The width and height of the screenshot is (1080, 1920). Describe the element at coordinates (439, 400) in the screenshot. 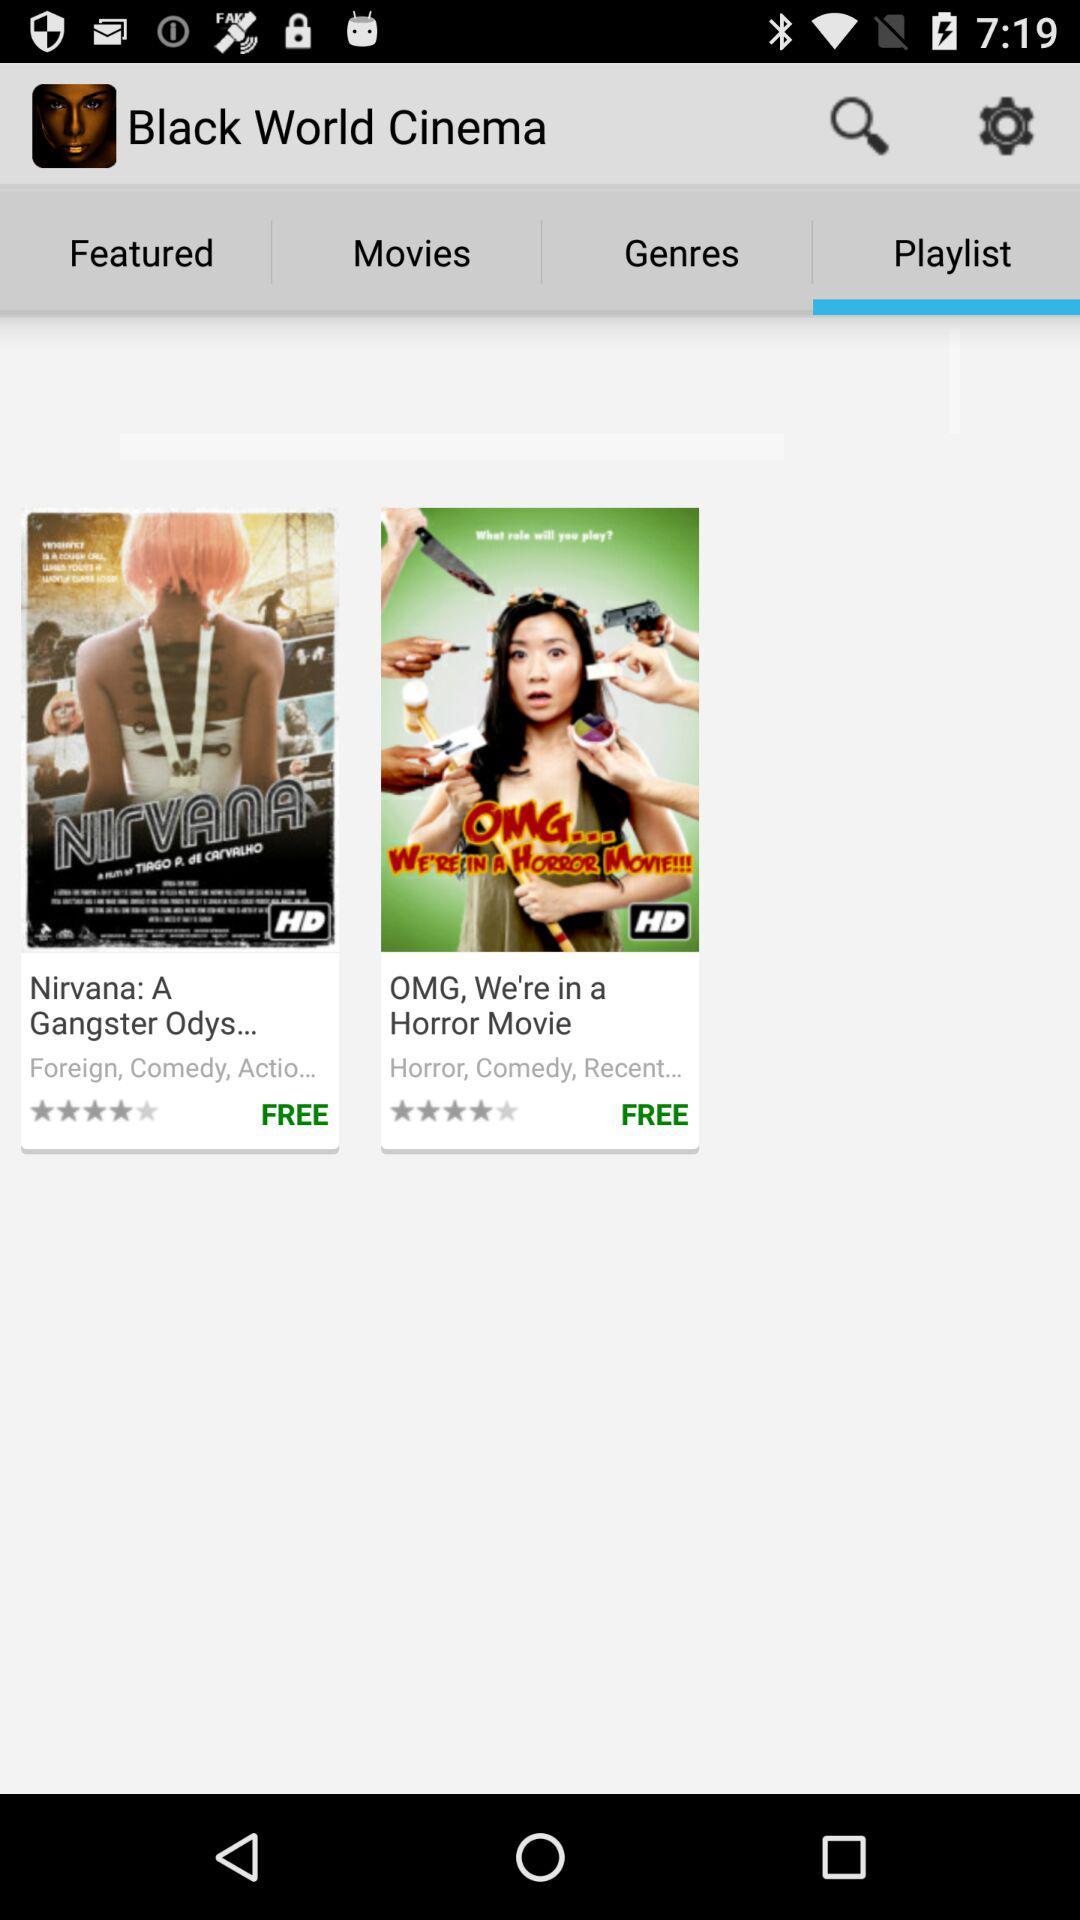

I see `the app below the featured icon` at that location.